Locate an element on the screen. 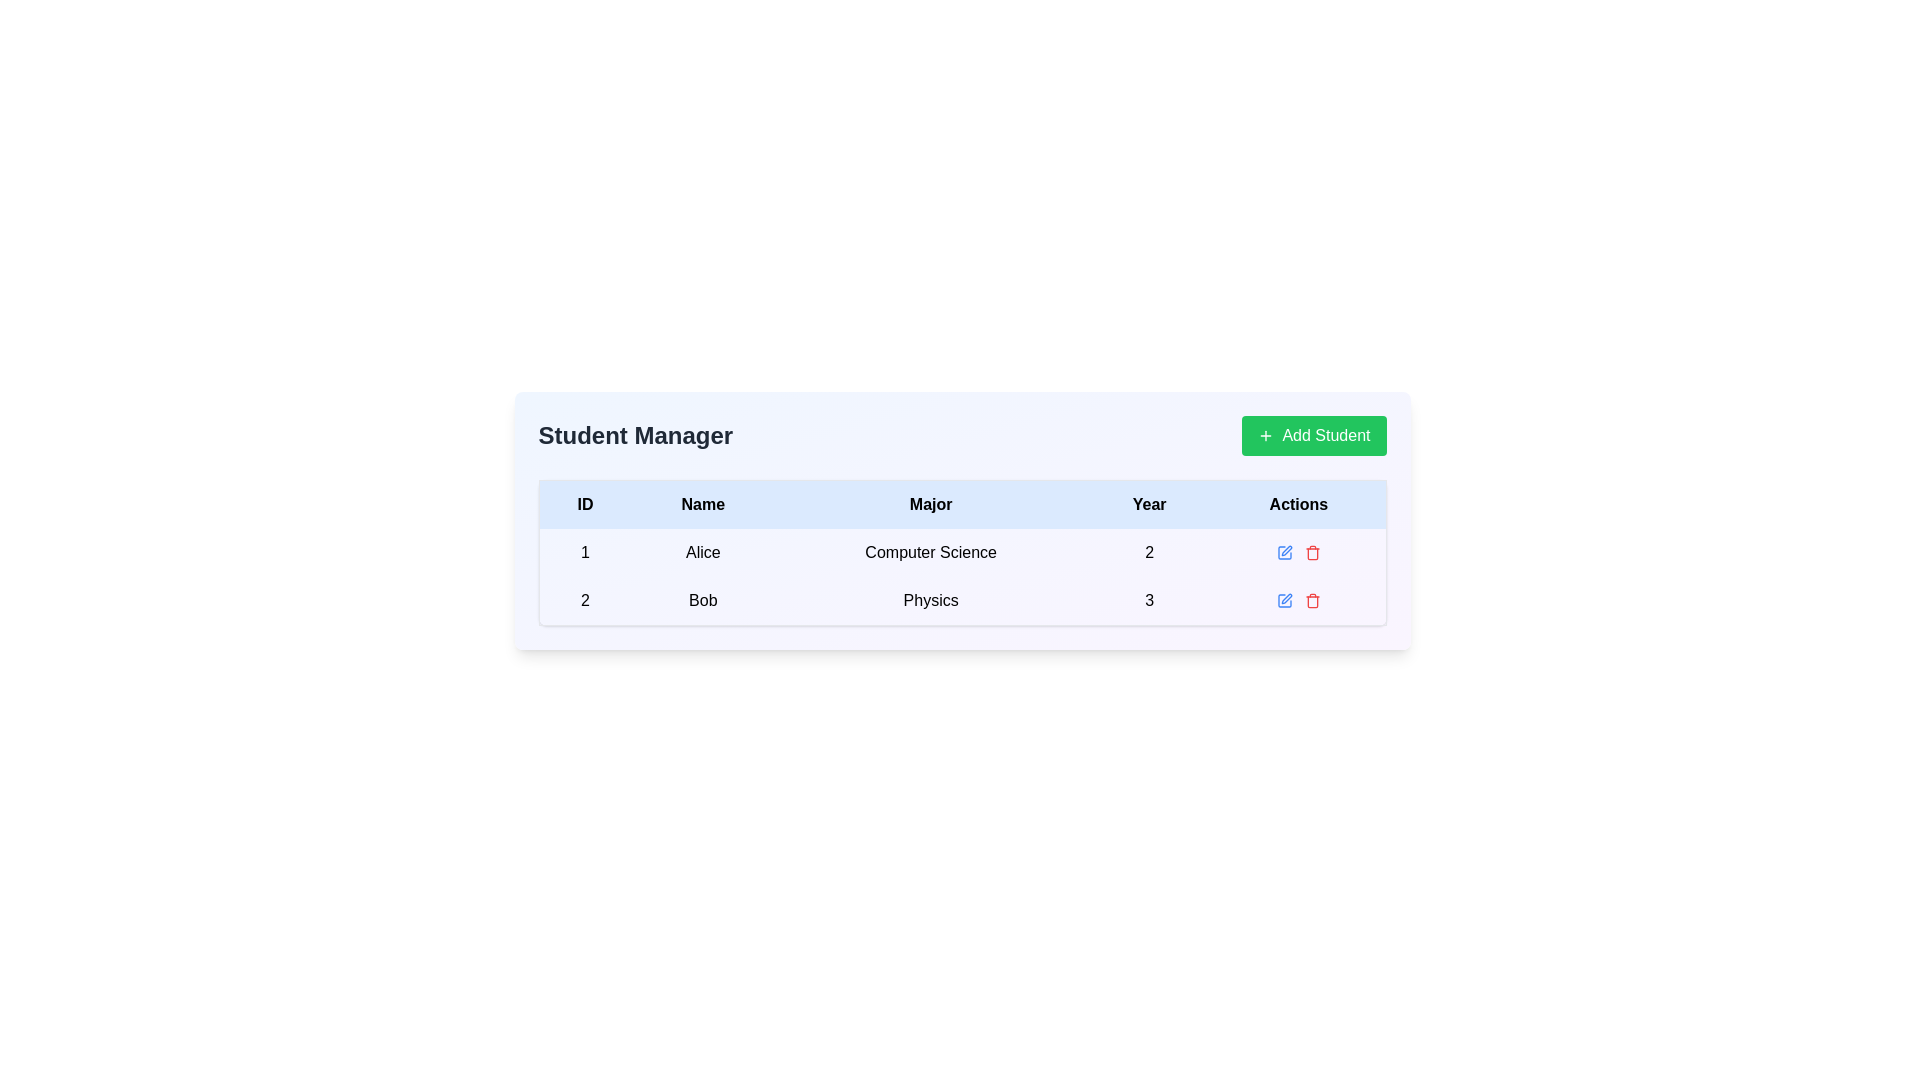 This screenshot has height=1080, width=1920. the 'Major' column header in the table, which is the third header following 'ID' and 'Name', and before 'Year' and 'Actions' is located at coordinates (930, 503).